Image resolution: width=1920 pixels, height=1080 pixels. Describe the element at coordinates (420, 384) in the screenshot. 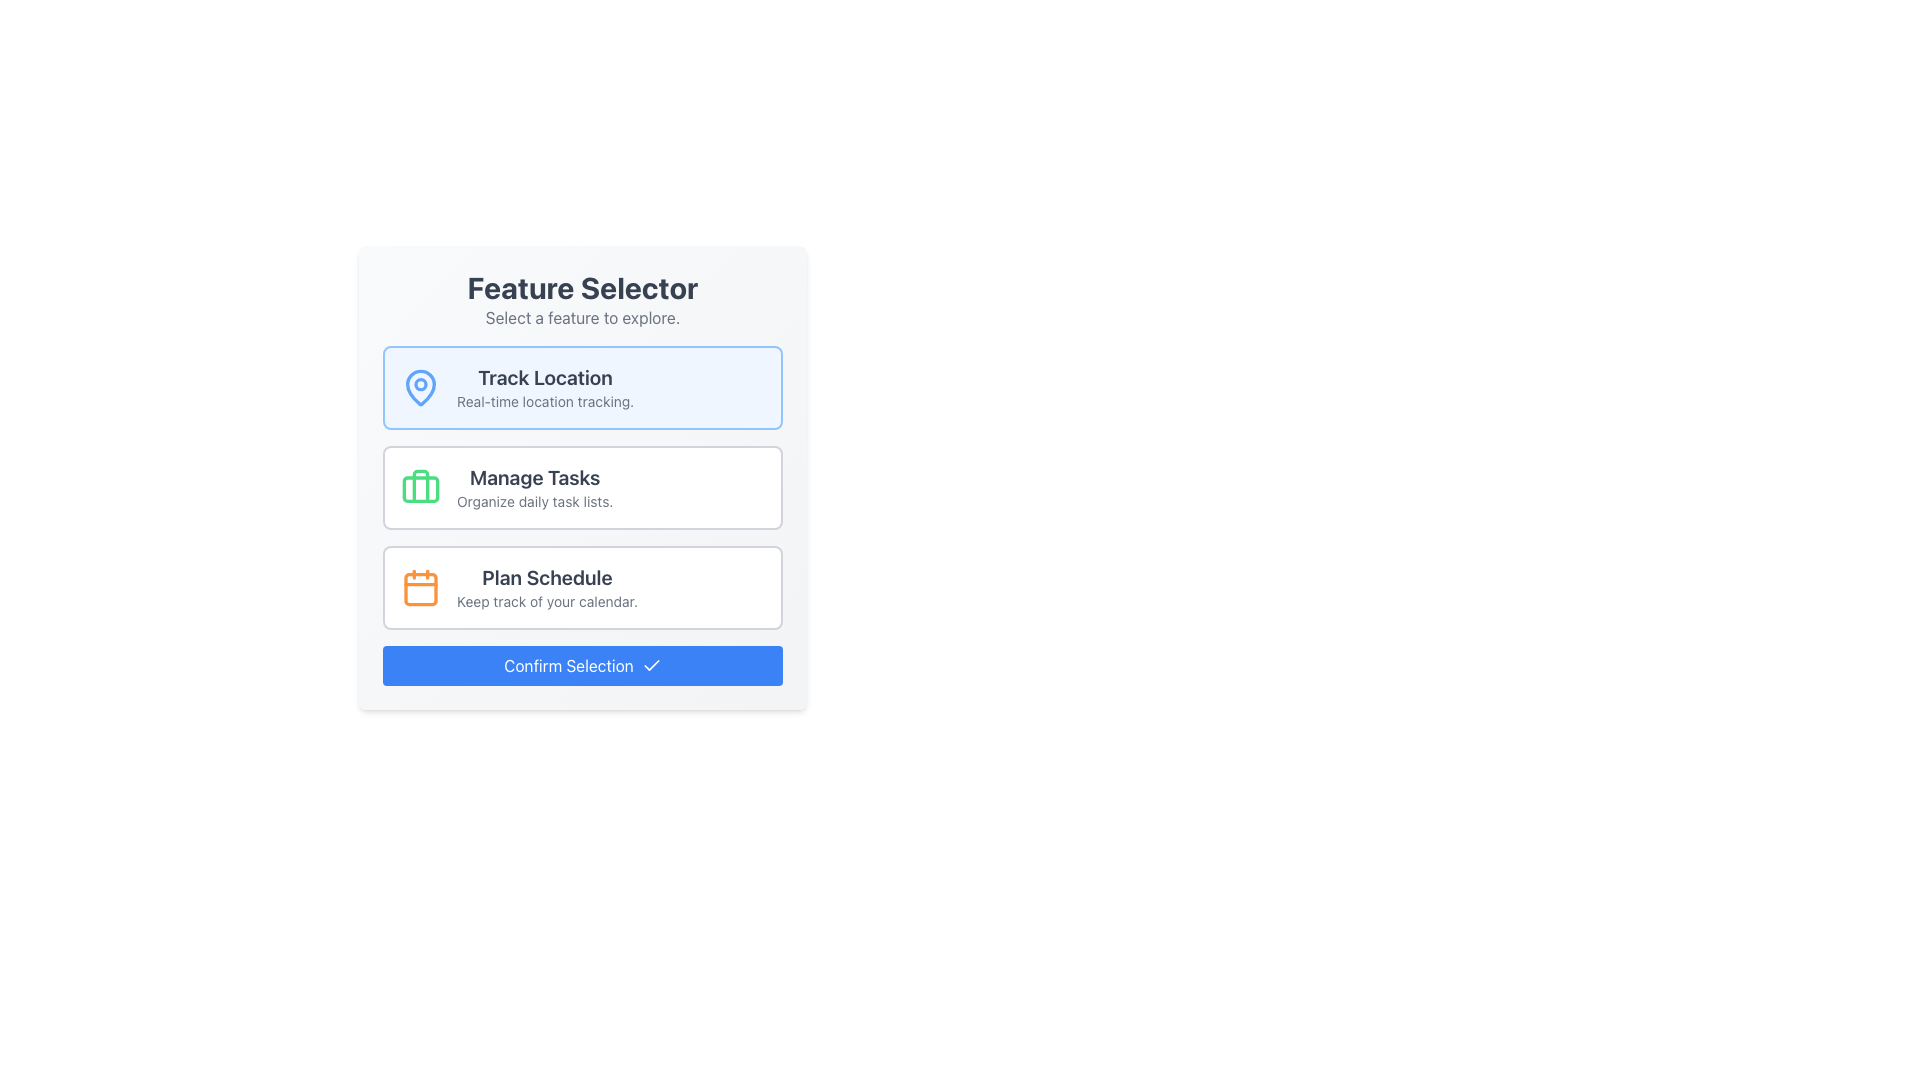

I see `the circular graphical icon component that is part of the larger map pin icon within the 'Track Location' option card` at that location.